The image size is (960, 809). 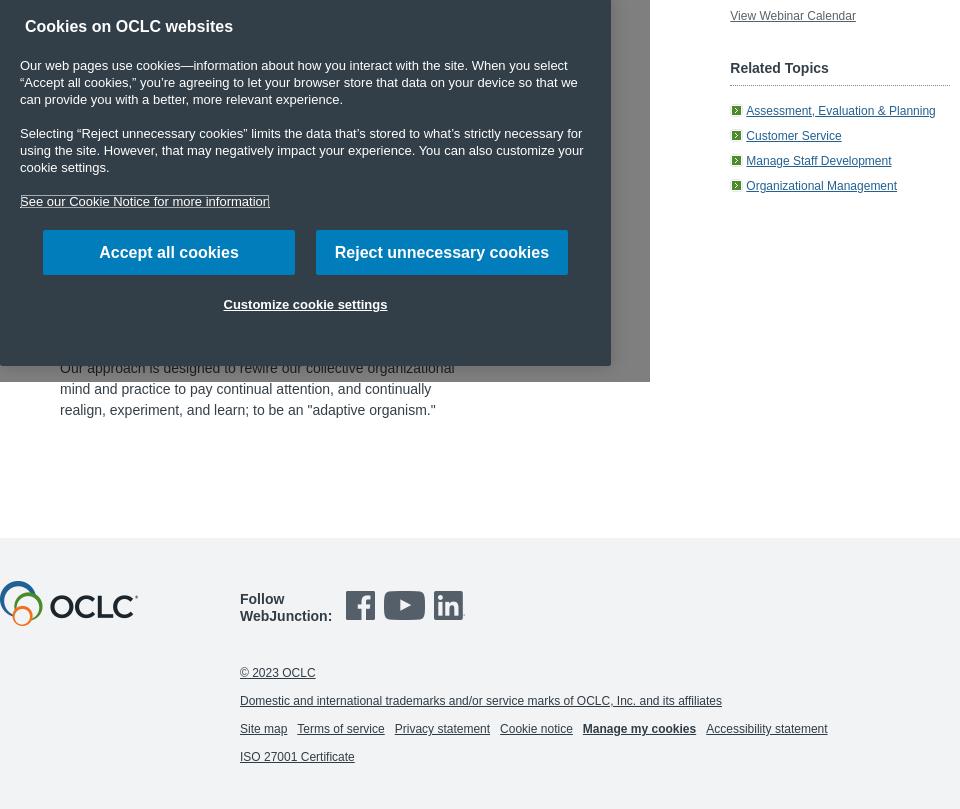 I want to click on 'Customer Service', so click(x=745, y=135).